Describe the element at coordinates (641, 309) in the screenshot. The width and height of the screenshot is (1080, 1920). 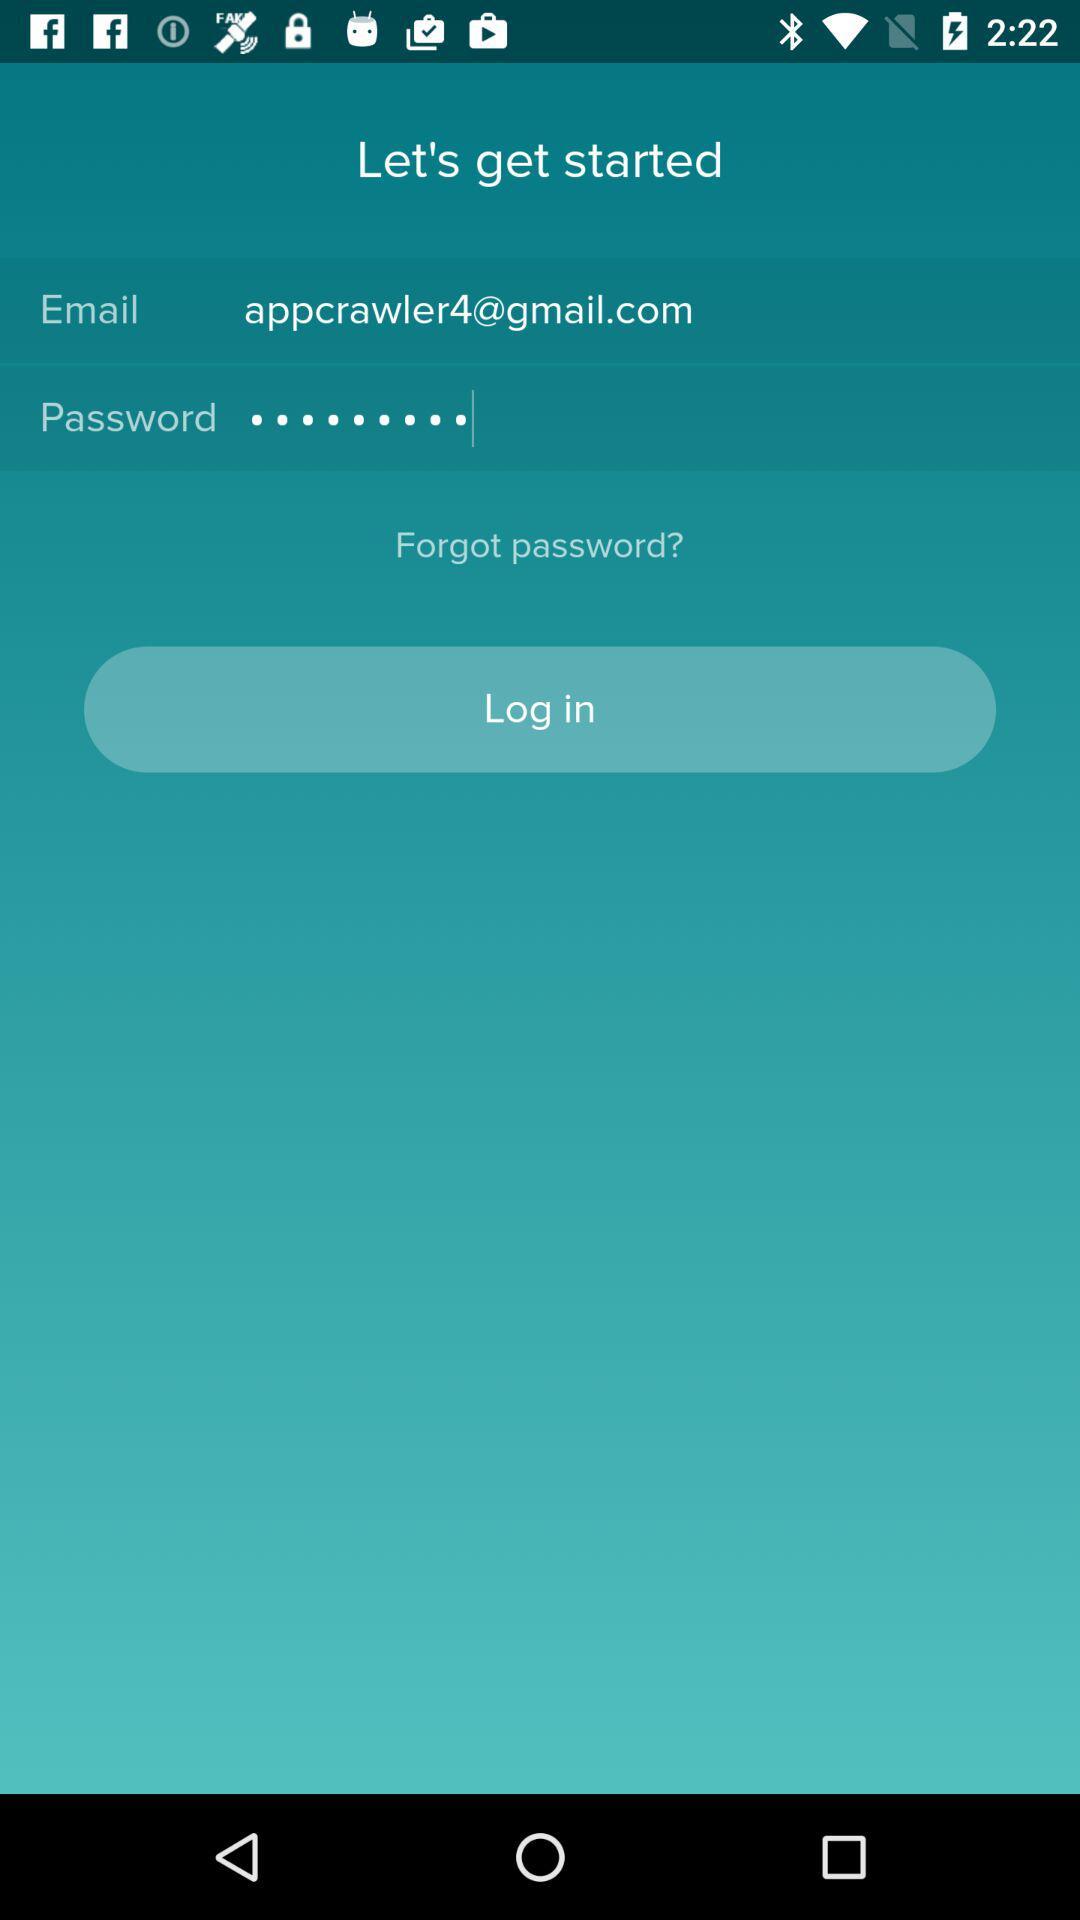
I see `the icon to the right of the email` at that location.